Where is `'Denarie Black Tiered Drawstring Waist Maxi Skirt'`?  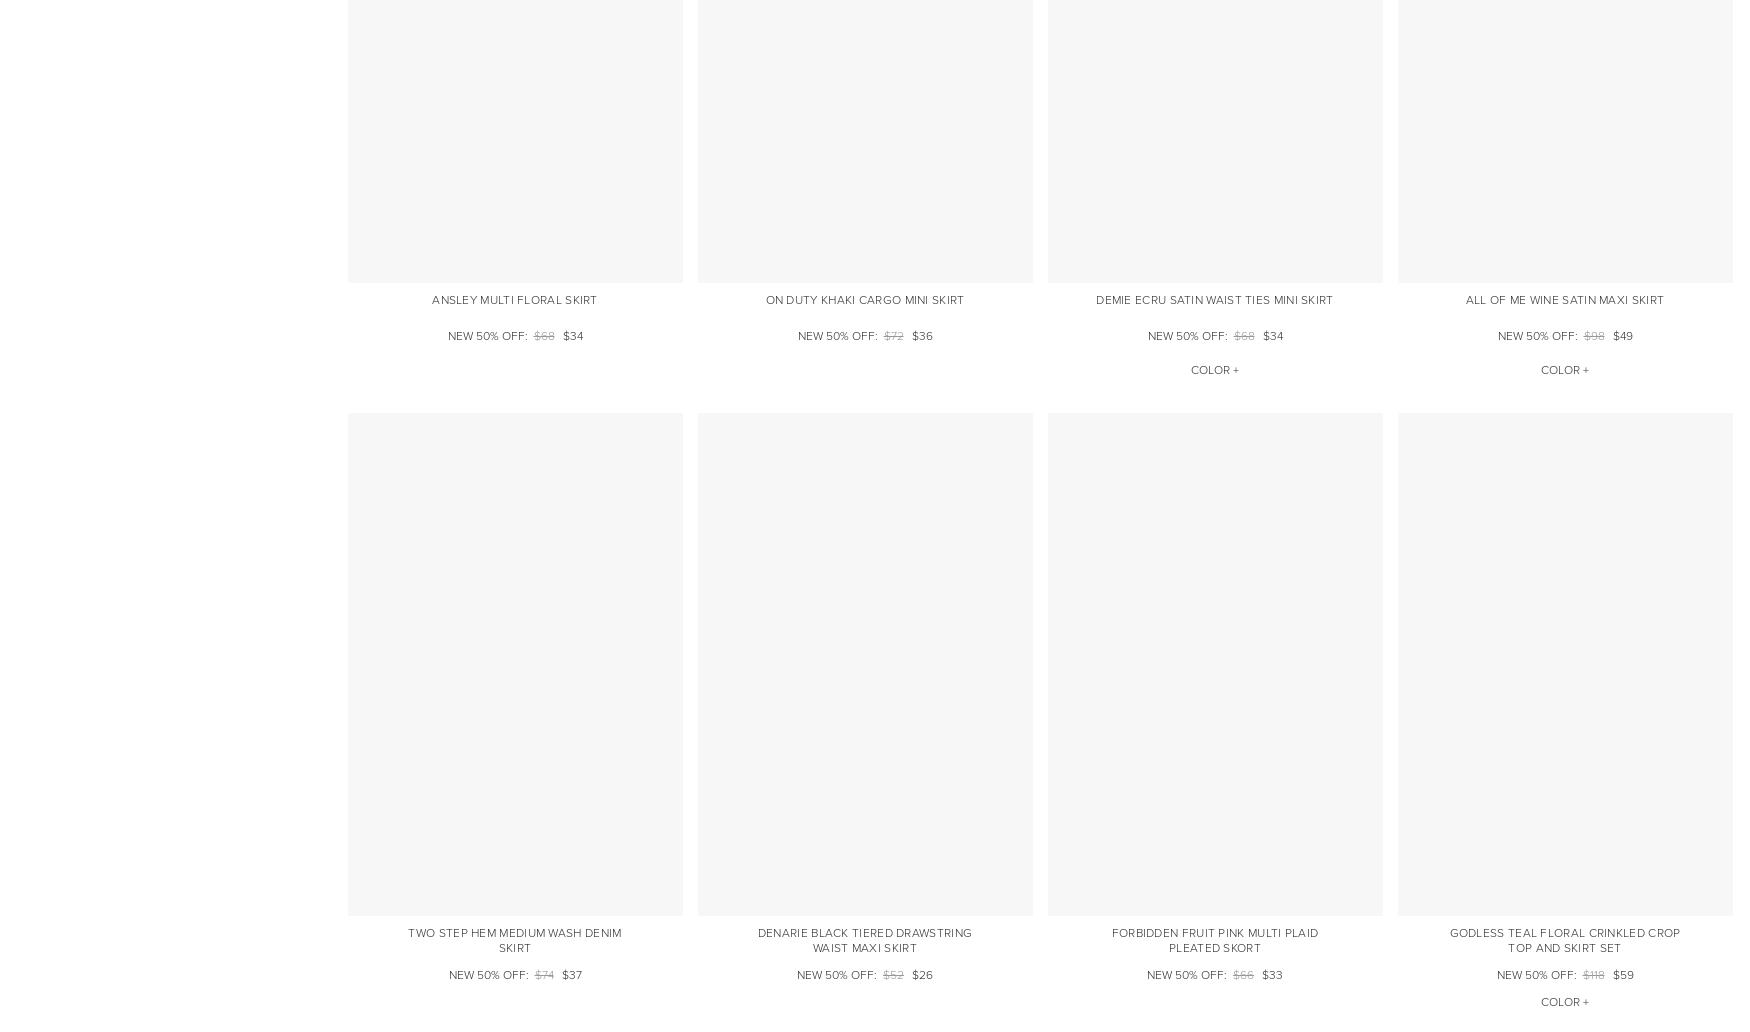 'Denarie Black Tiered Drawstring Waist Maxi Skirt' is located at coordinates (756, 939).